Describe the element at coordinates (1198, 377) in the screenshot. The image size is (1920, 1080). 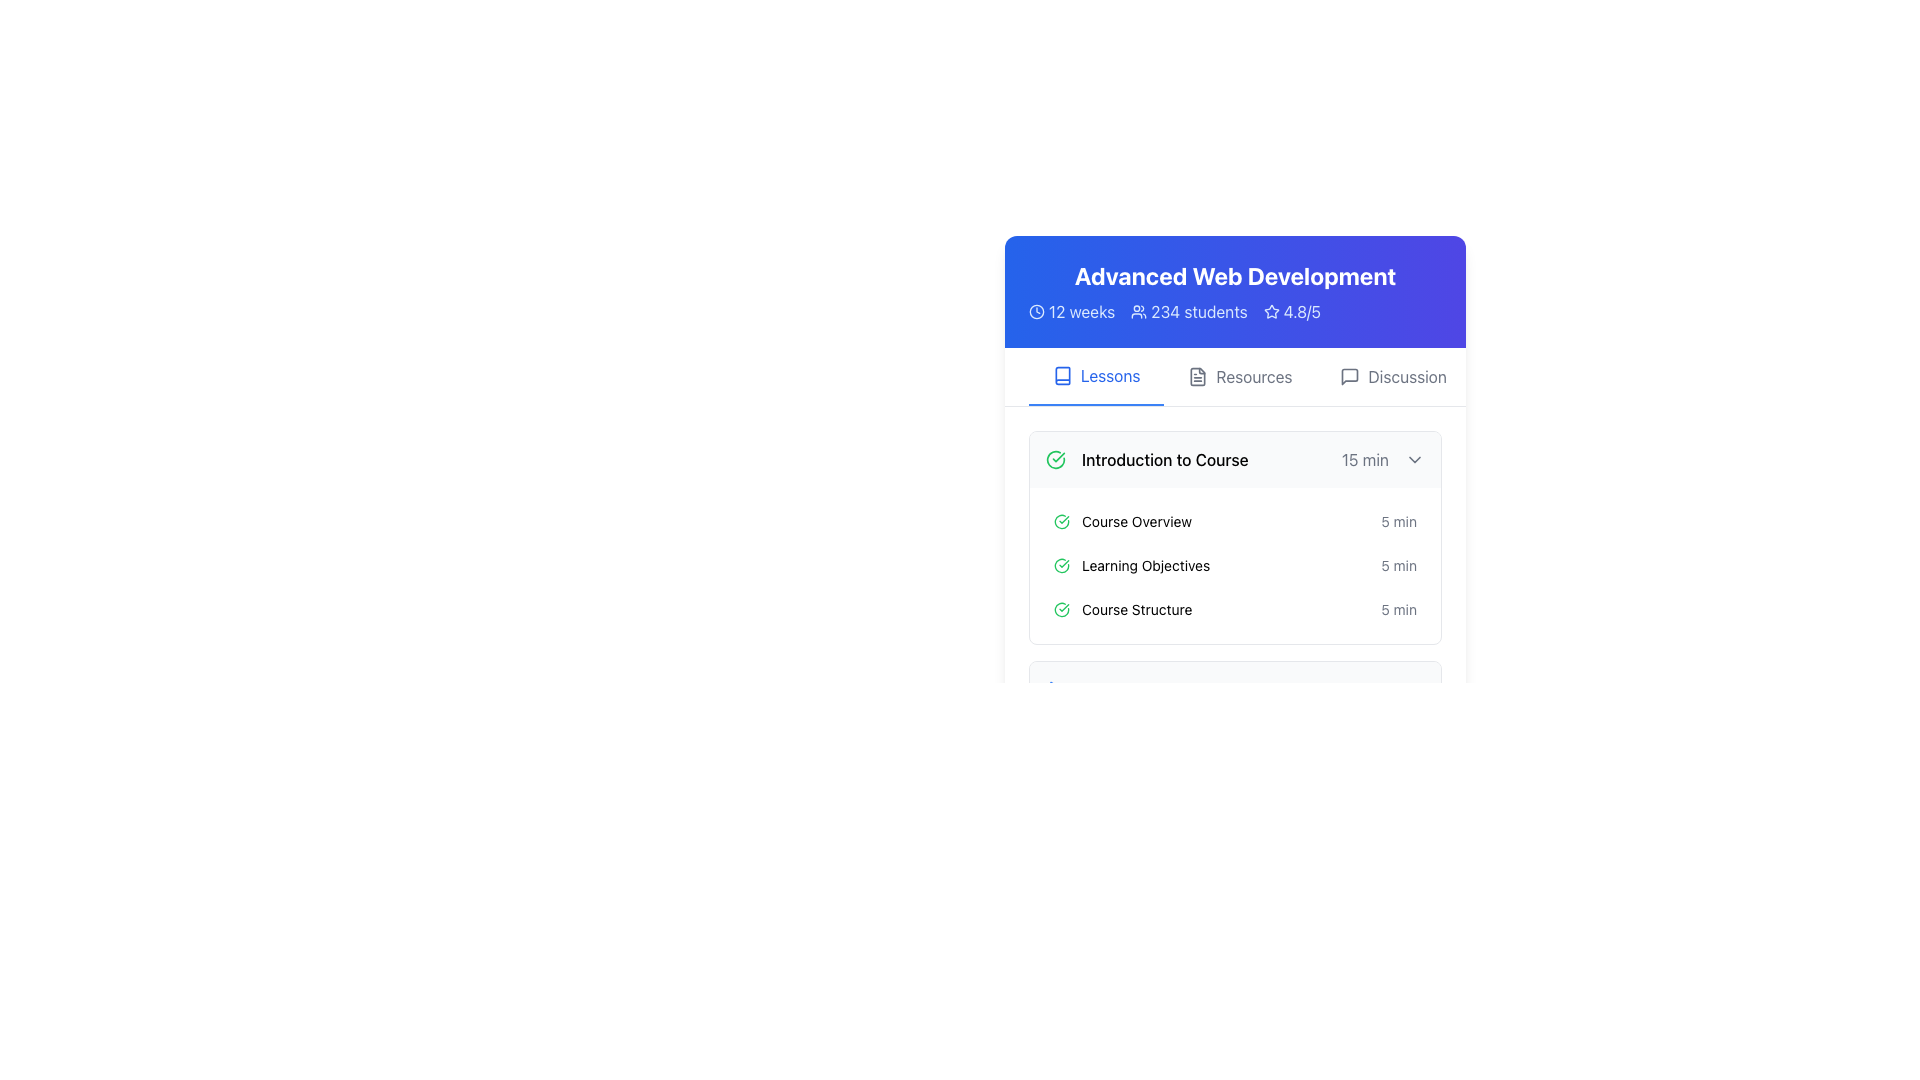
I see `the 'Resources' tab icon in the navigation menu` at that location.